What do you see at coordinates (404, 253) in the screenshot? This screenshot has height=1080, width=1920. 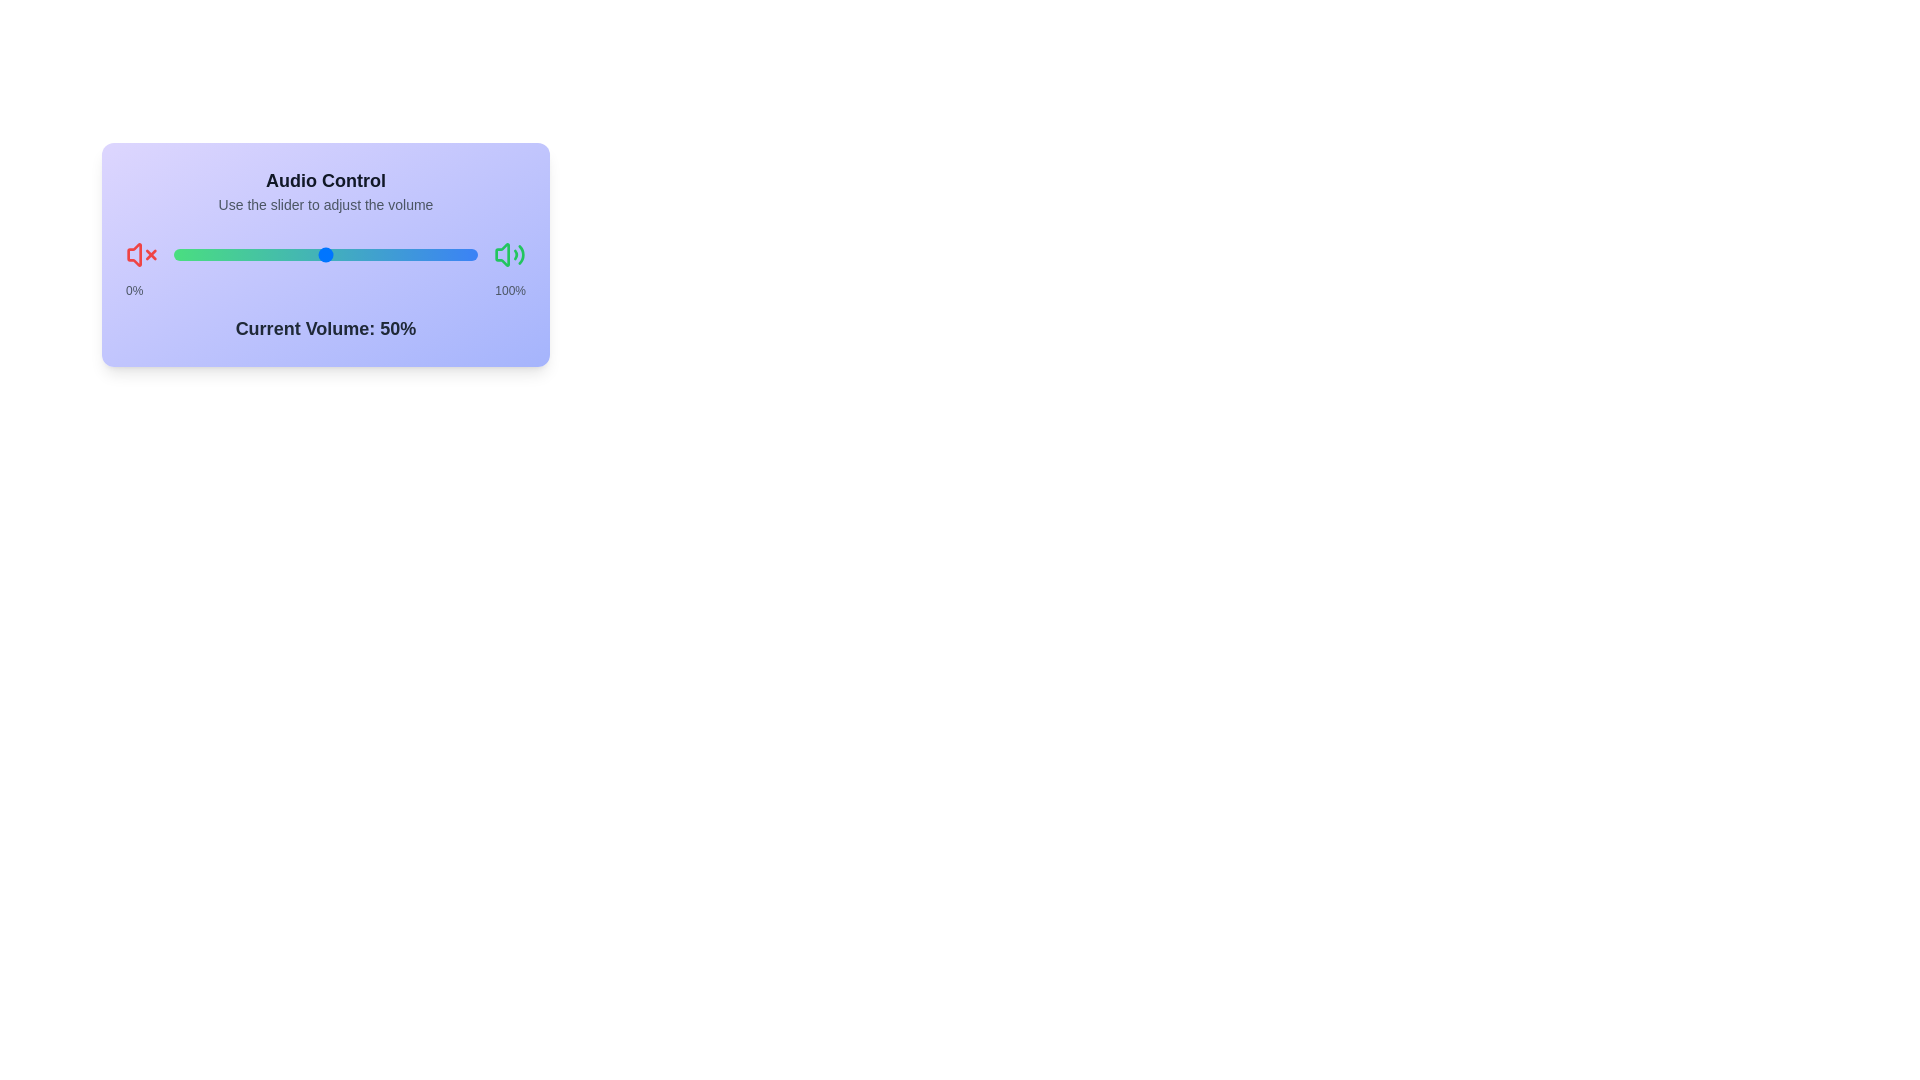 I see `the slider to set the volume to 76%` at bounding box center [404, 253].